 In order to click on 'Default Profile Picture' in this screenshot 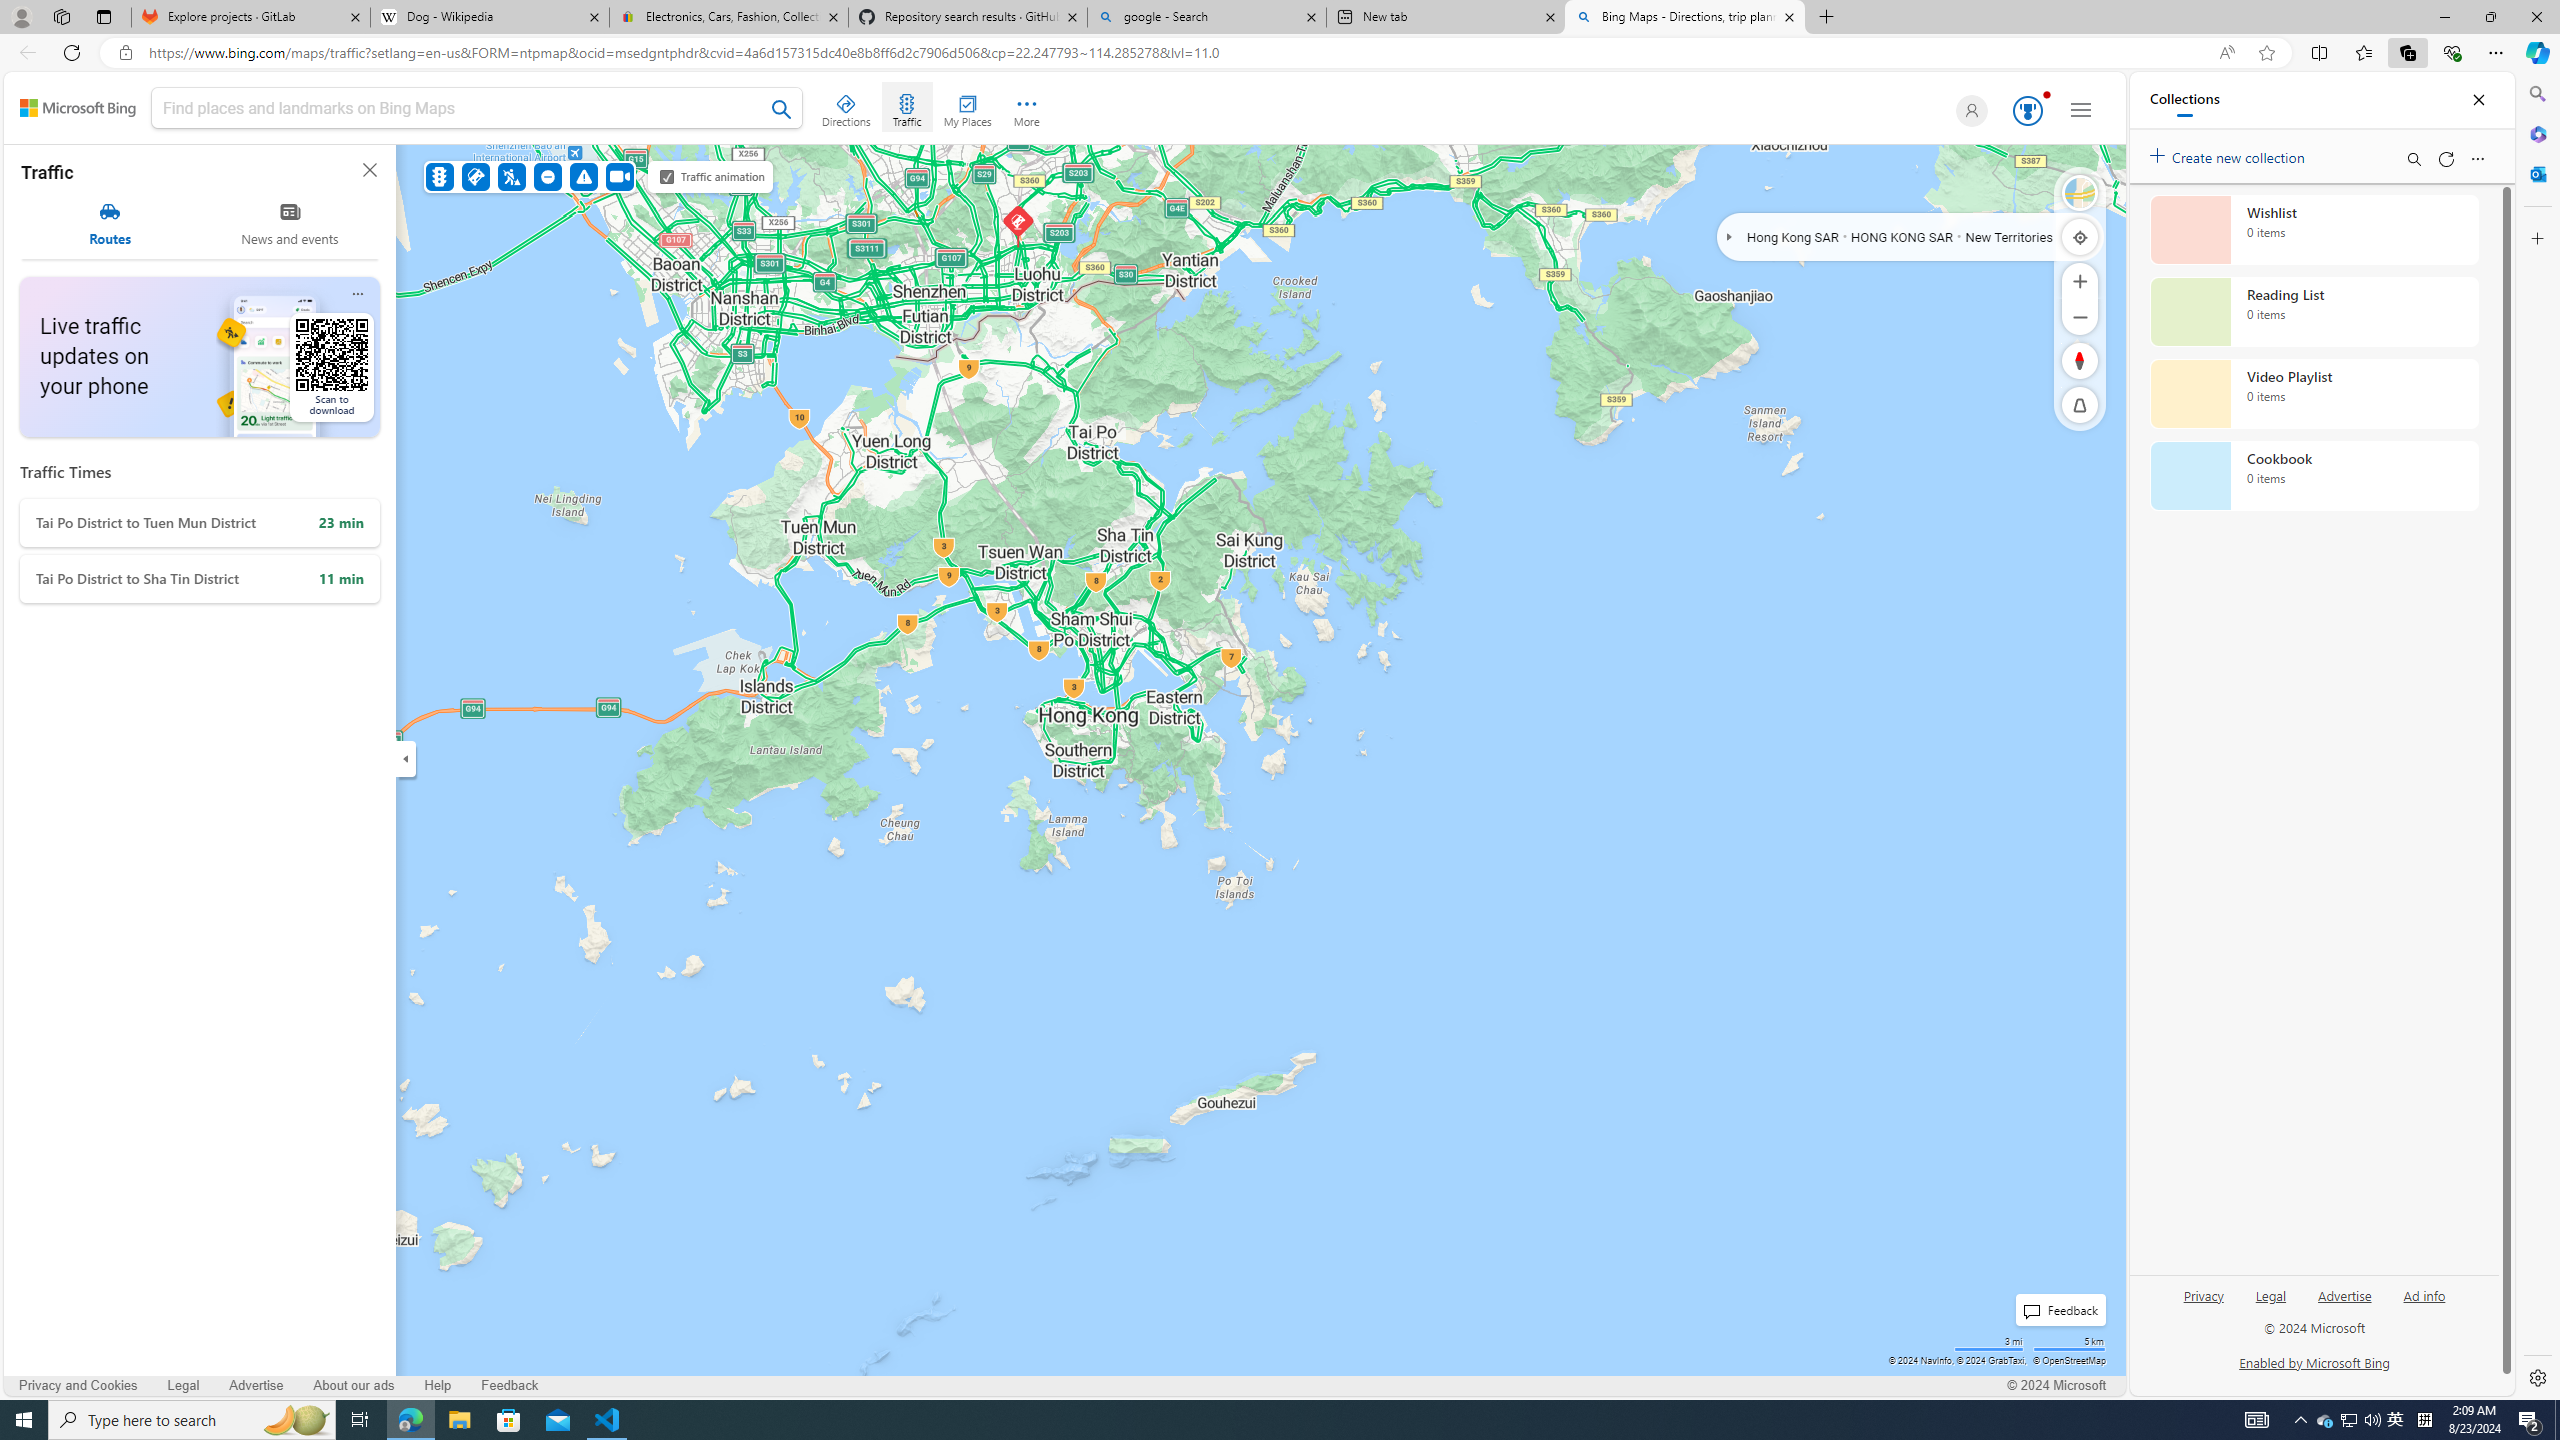, I will do `click(1968, 110)`.